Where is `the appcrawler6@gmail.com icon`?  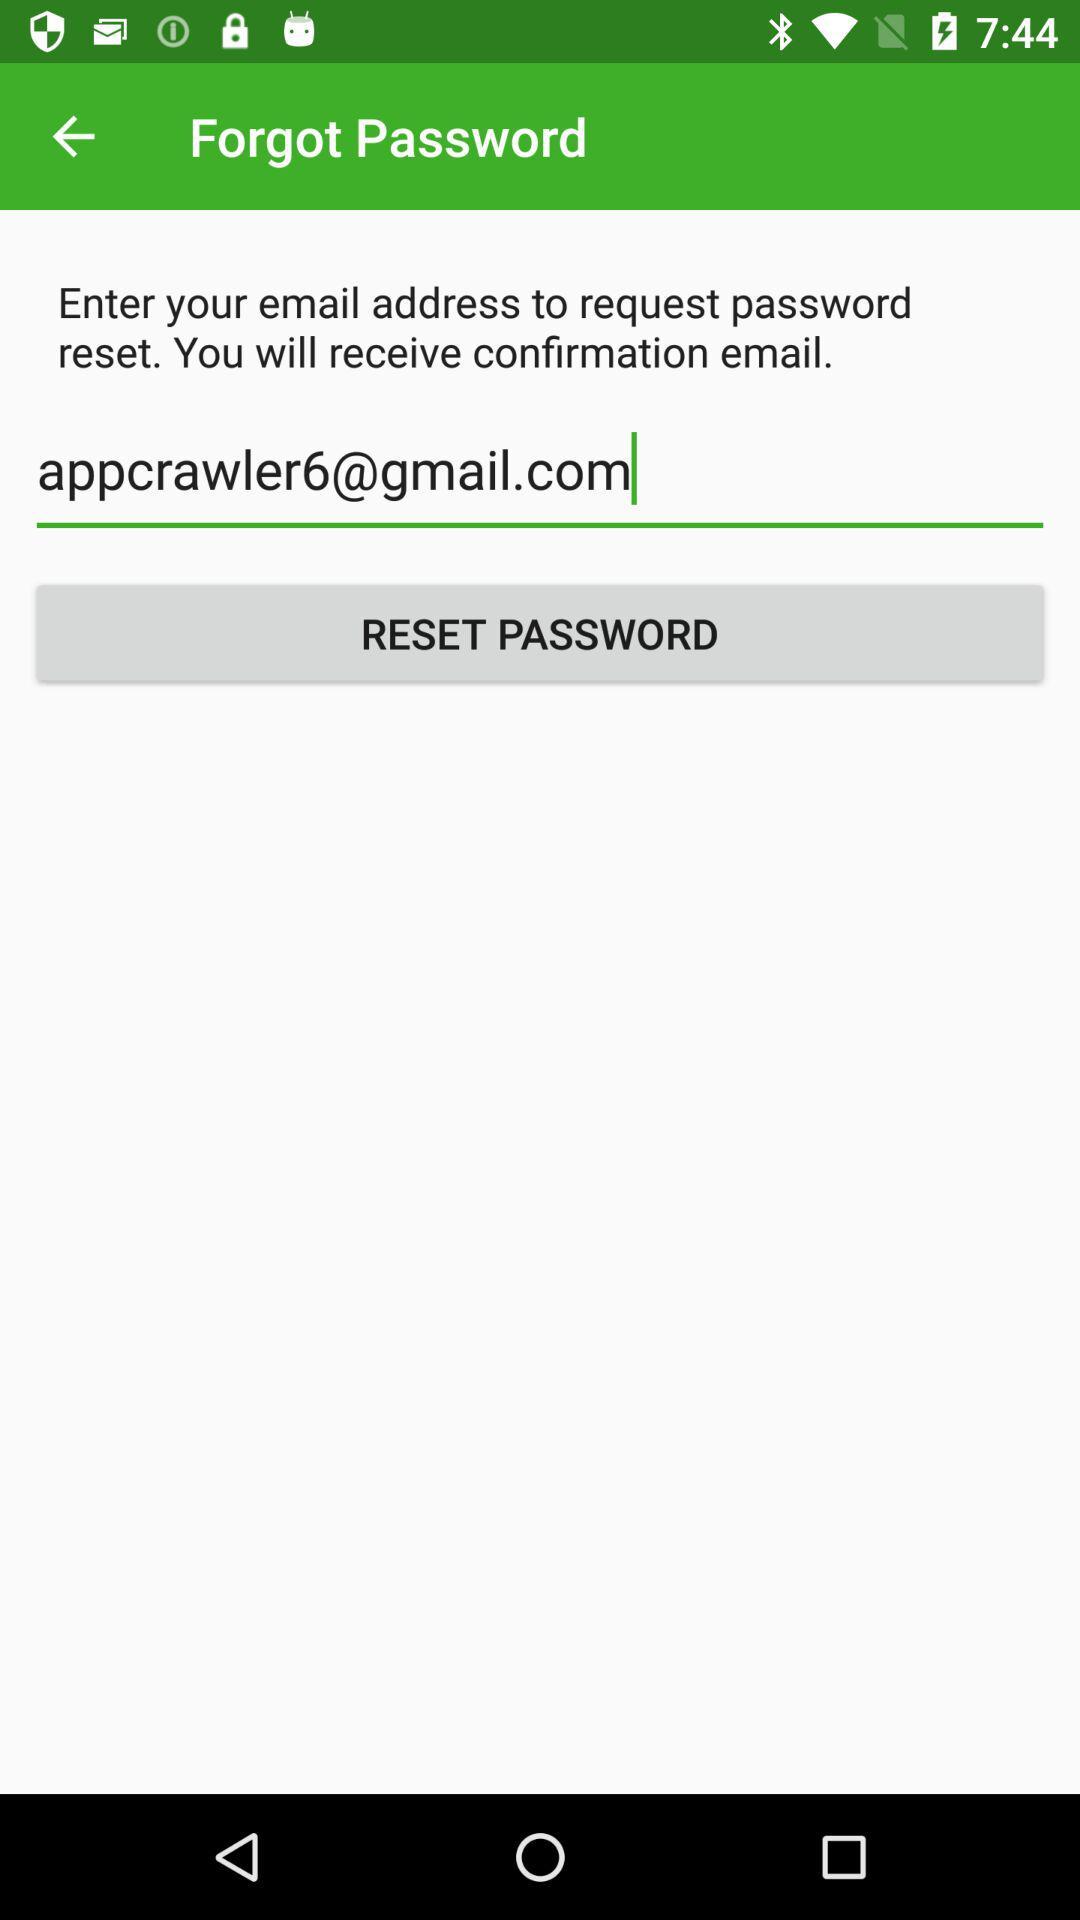 the appcrawler6@gmail.com icon is located at coordinates (540, 480).